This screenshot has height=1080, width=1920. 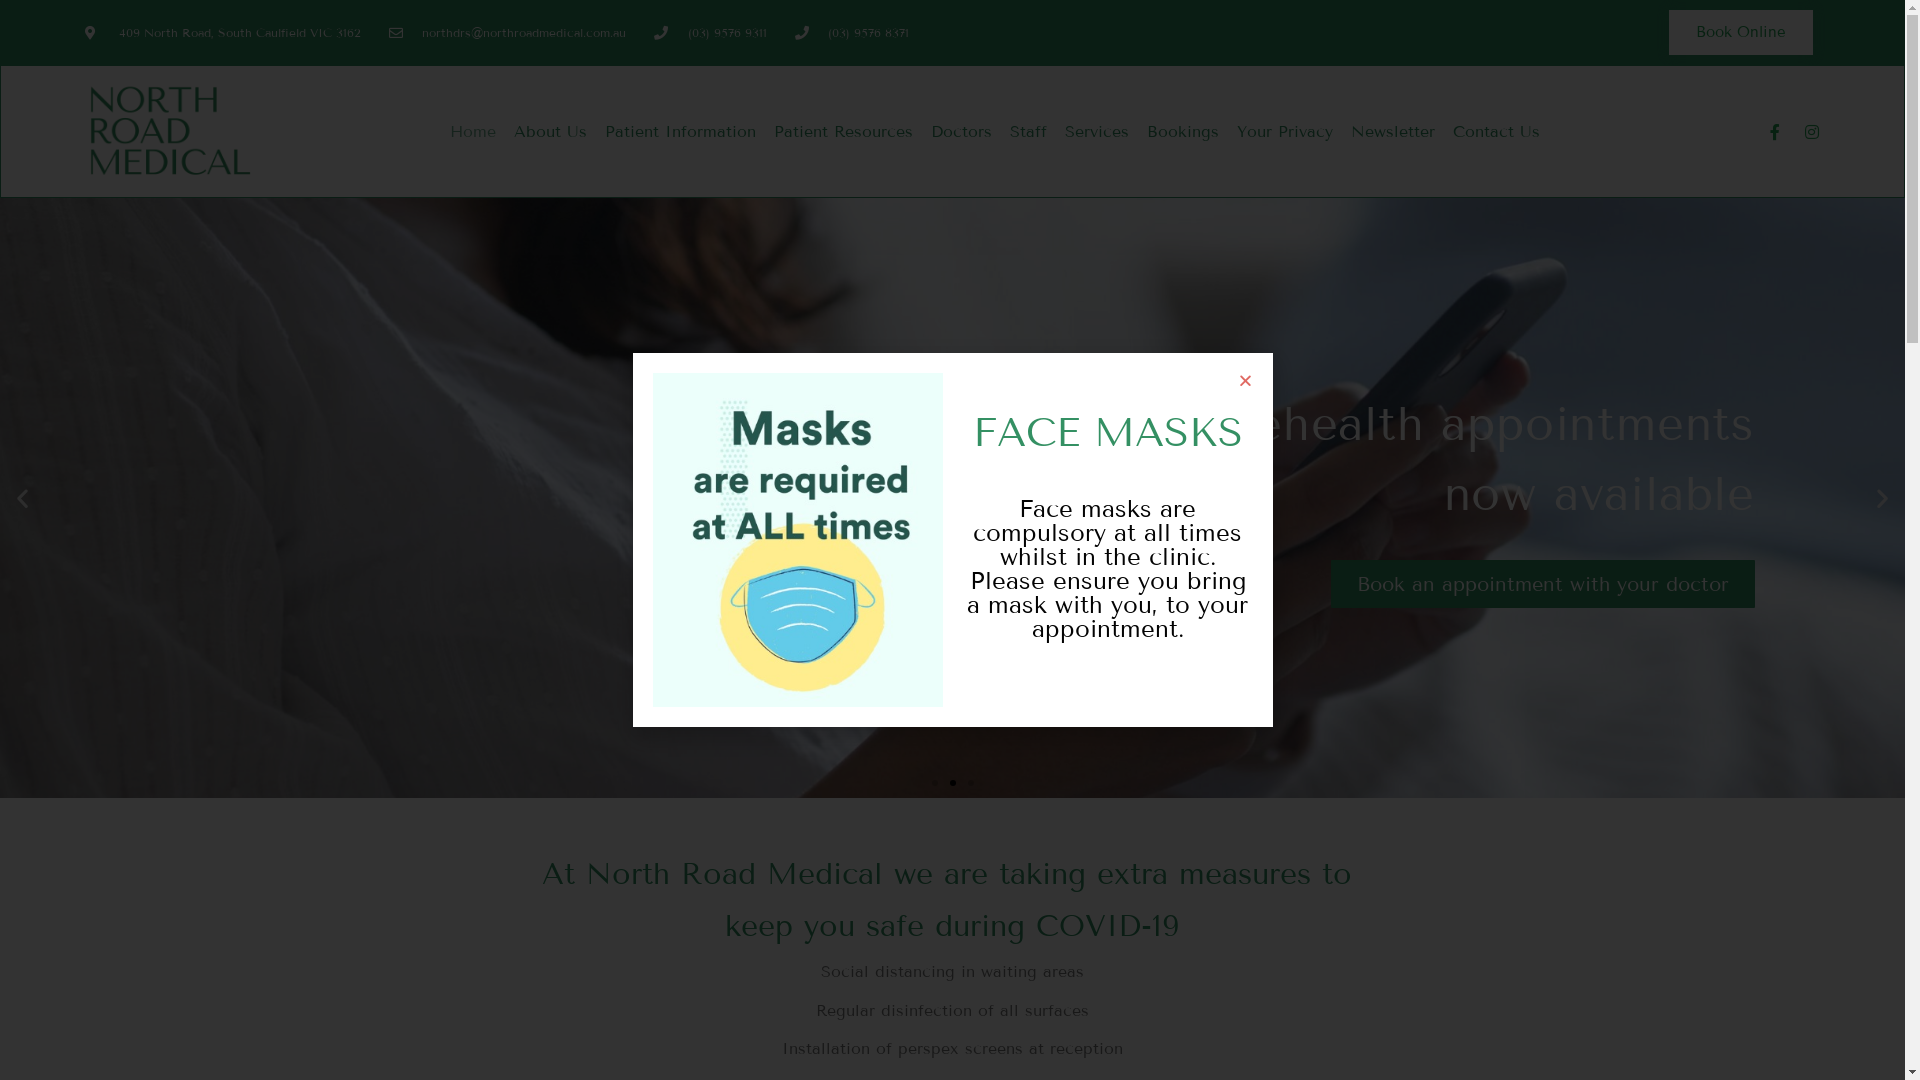 I want to click on 'Bookings', so click(x=1137, y=131).